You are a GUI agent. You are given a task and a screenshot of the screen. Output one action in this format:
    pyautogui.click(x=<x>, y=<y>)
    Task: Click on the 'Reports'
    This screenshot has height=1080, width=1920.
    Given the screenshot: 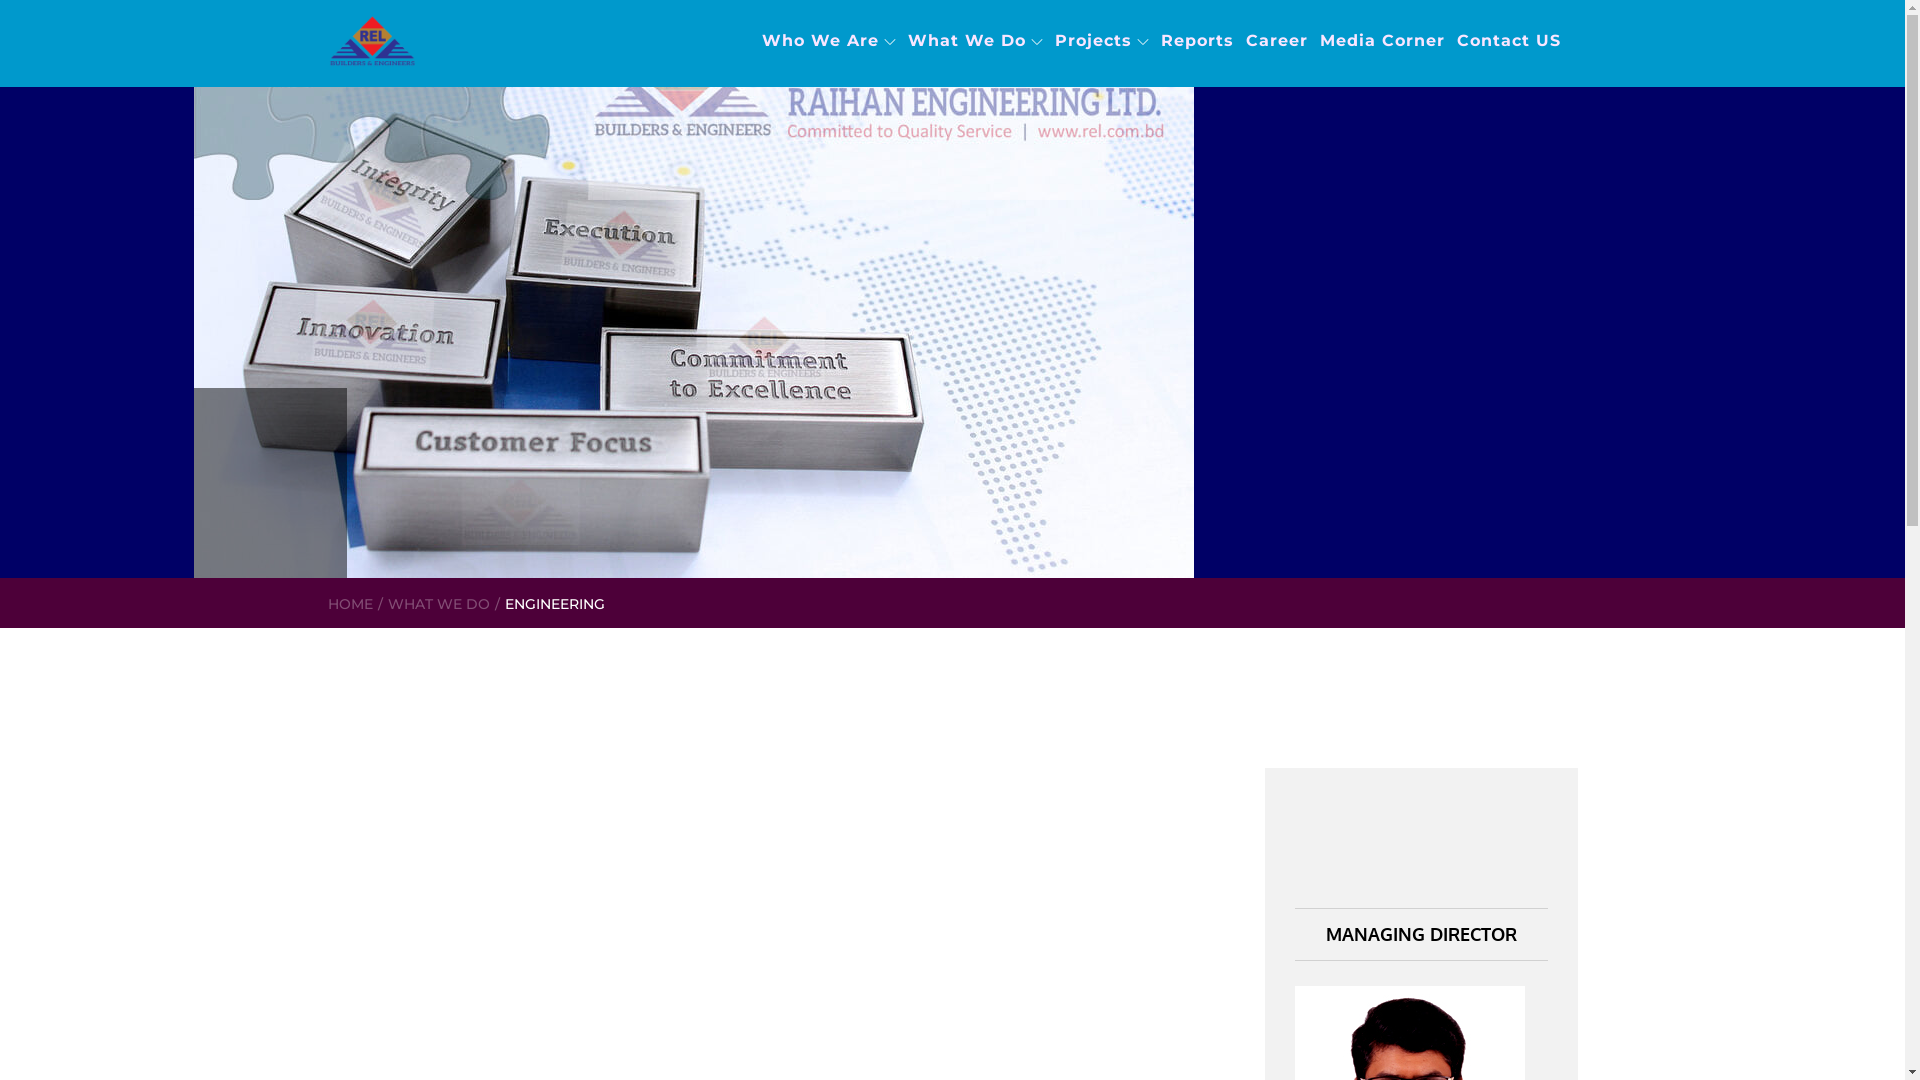 What is the action you would take?
    pyautogui.click(x=1198, y=14)
    